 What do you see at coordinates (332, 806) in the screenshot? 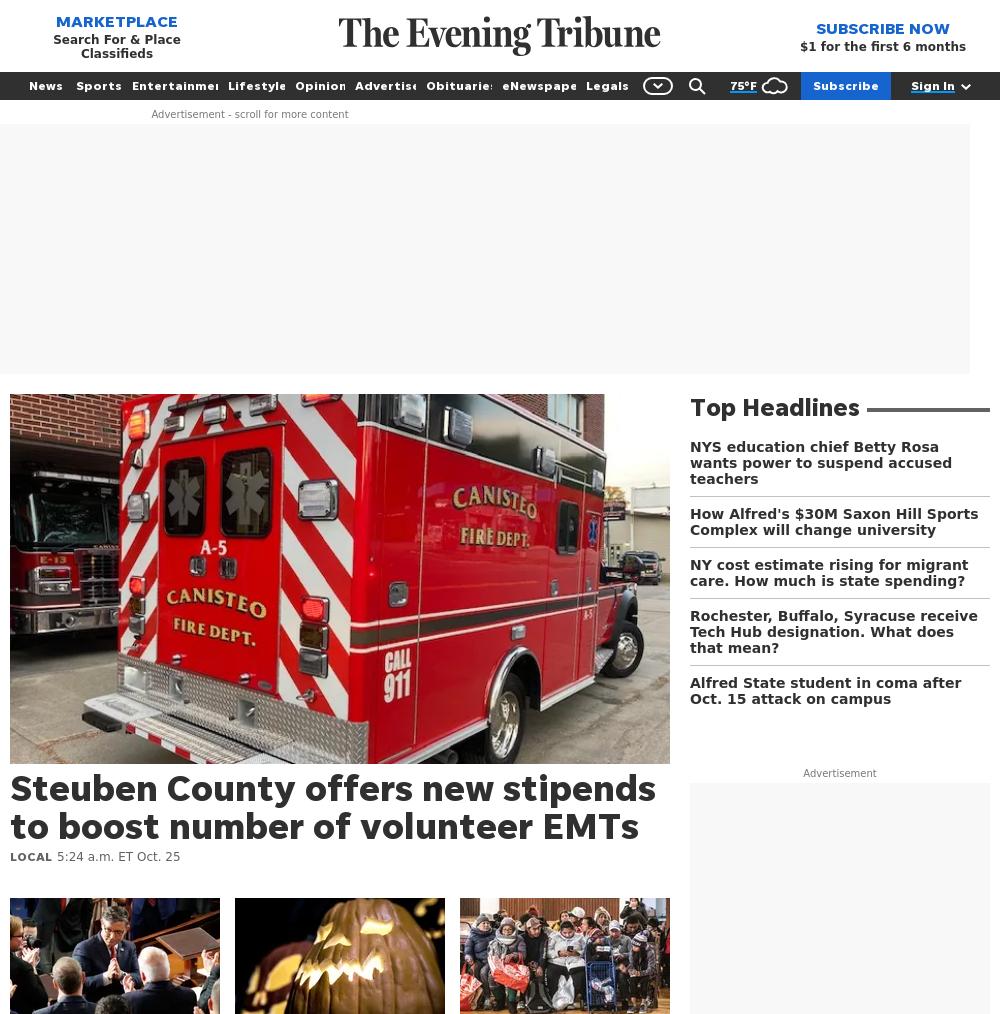
I see `'Steuben County offers new stipends to boost number of volunteer EMTs'` at bounding box center [332, 806].